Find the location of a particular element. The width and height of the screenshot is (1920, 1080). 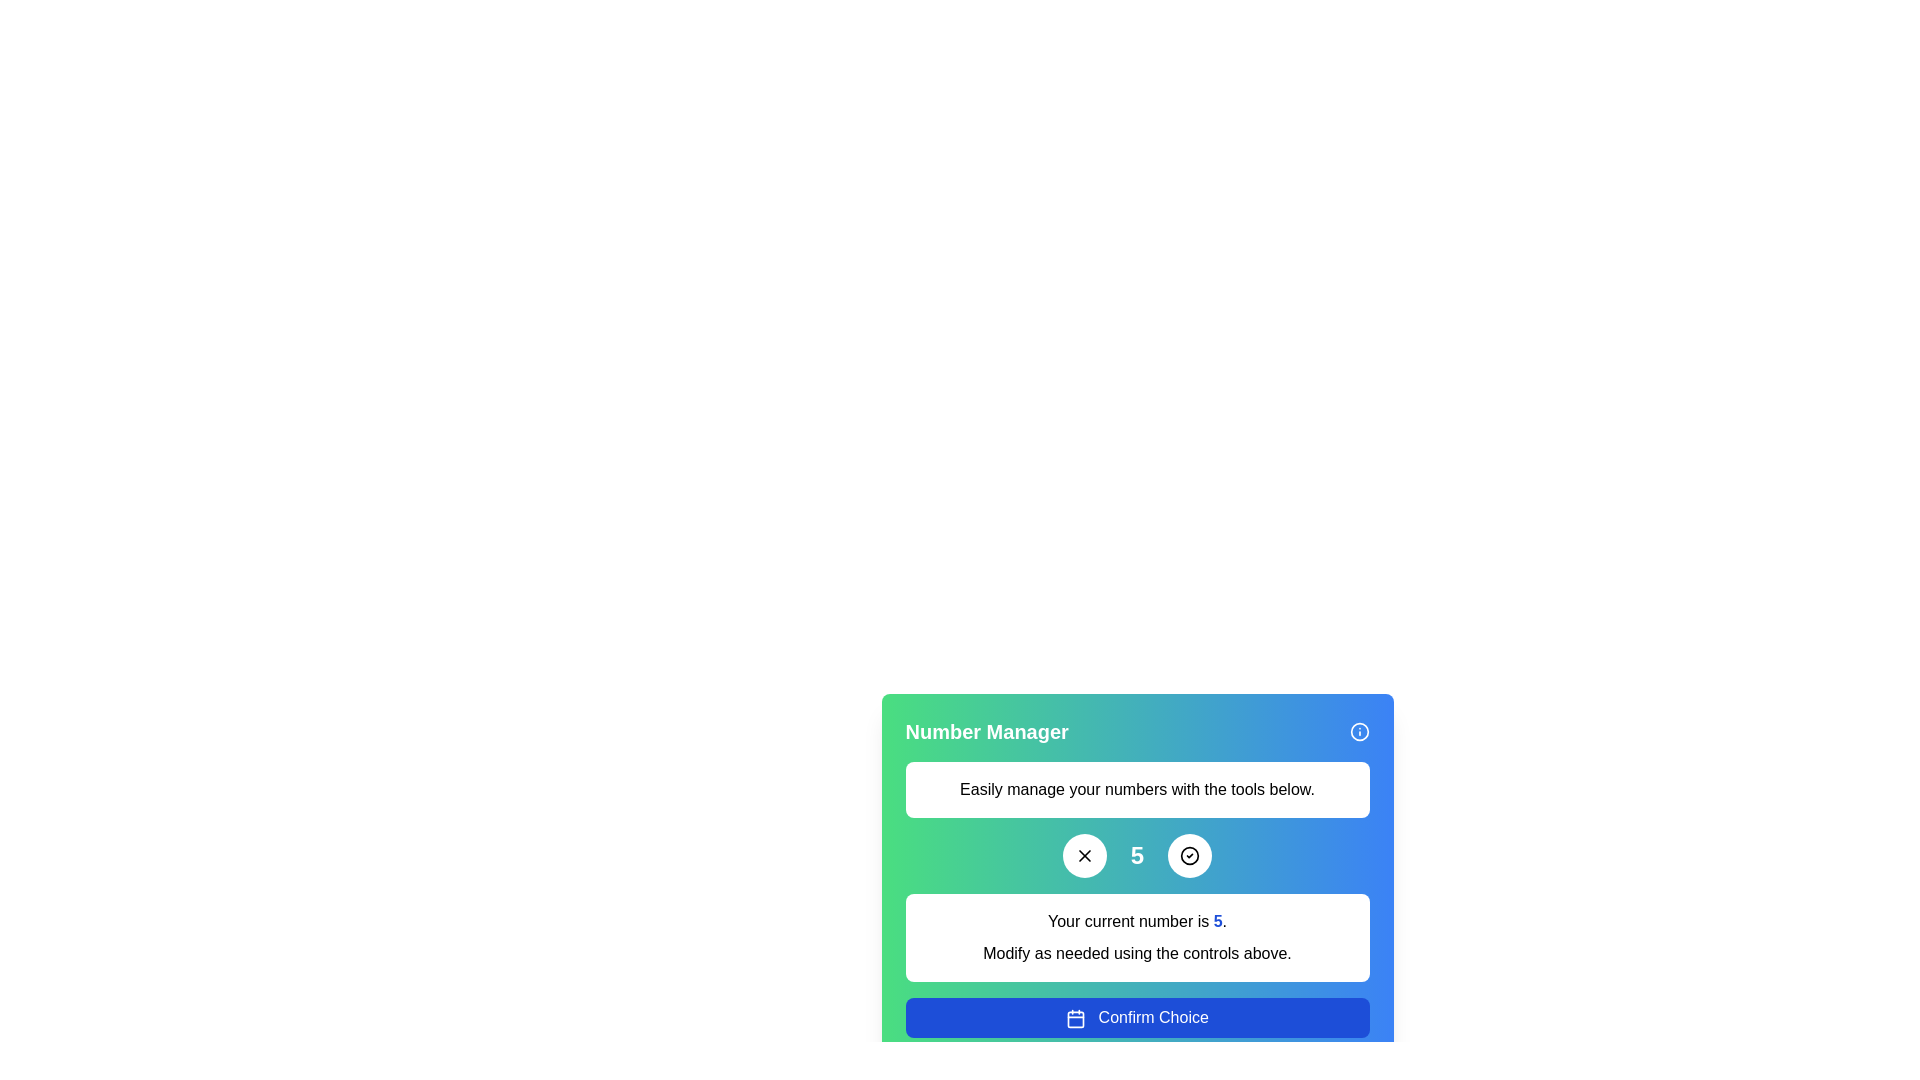

the decorative calendar icon located inside the 'Confirm Choice' button, adjacent to the text 'Confirm Choice.' is located at coordinates (1075, 1018).